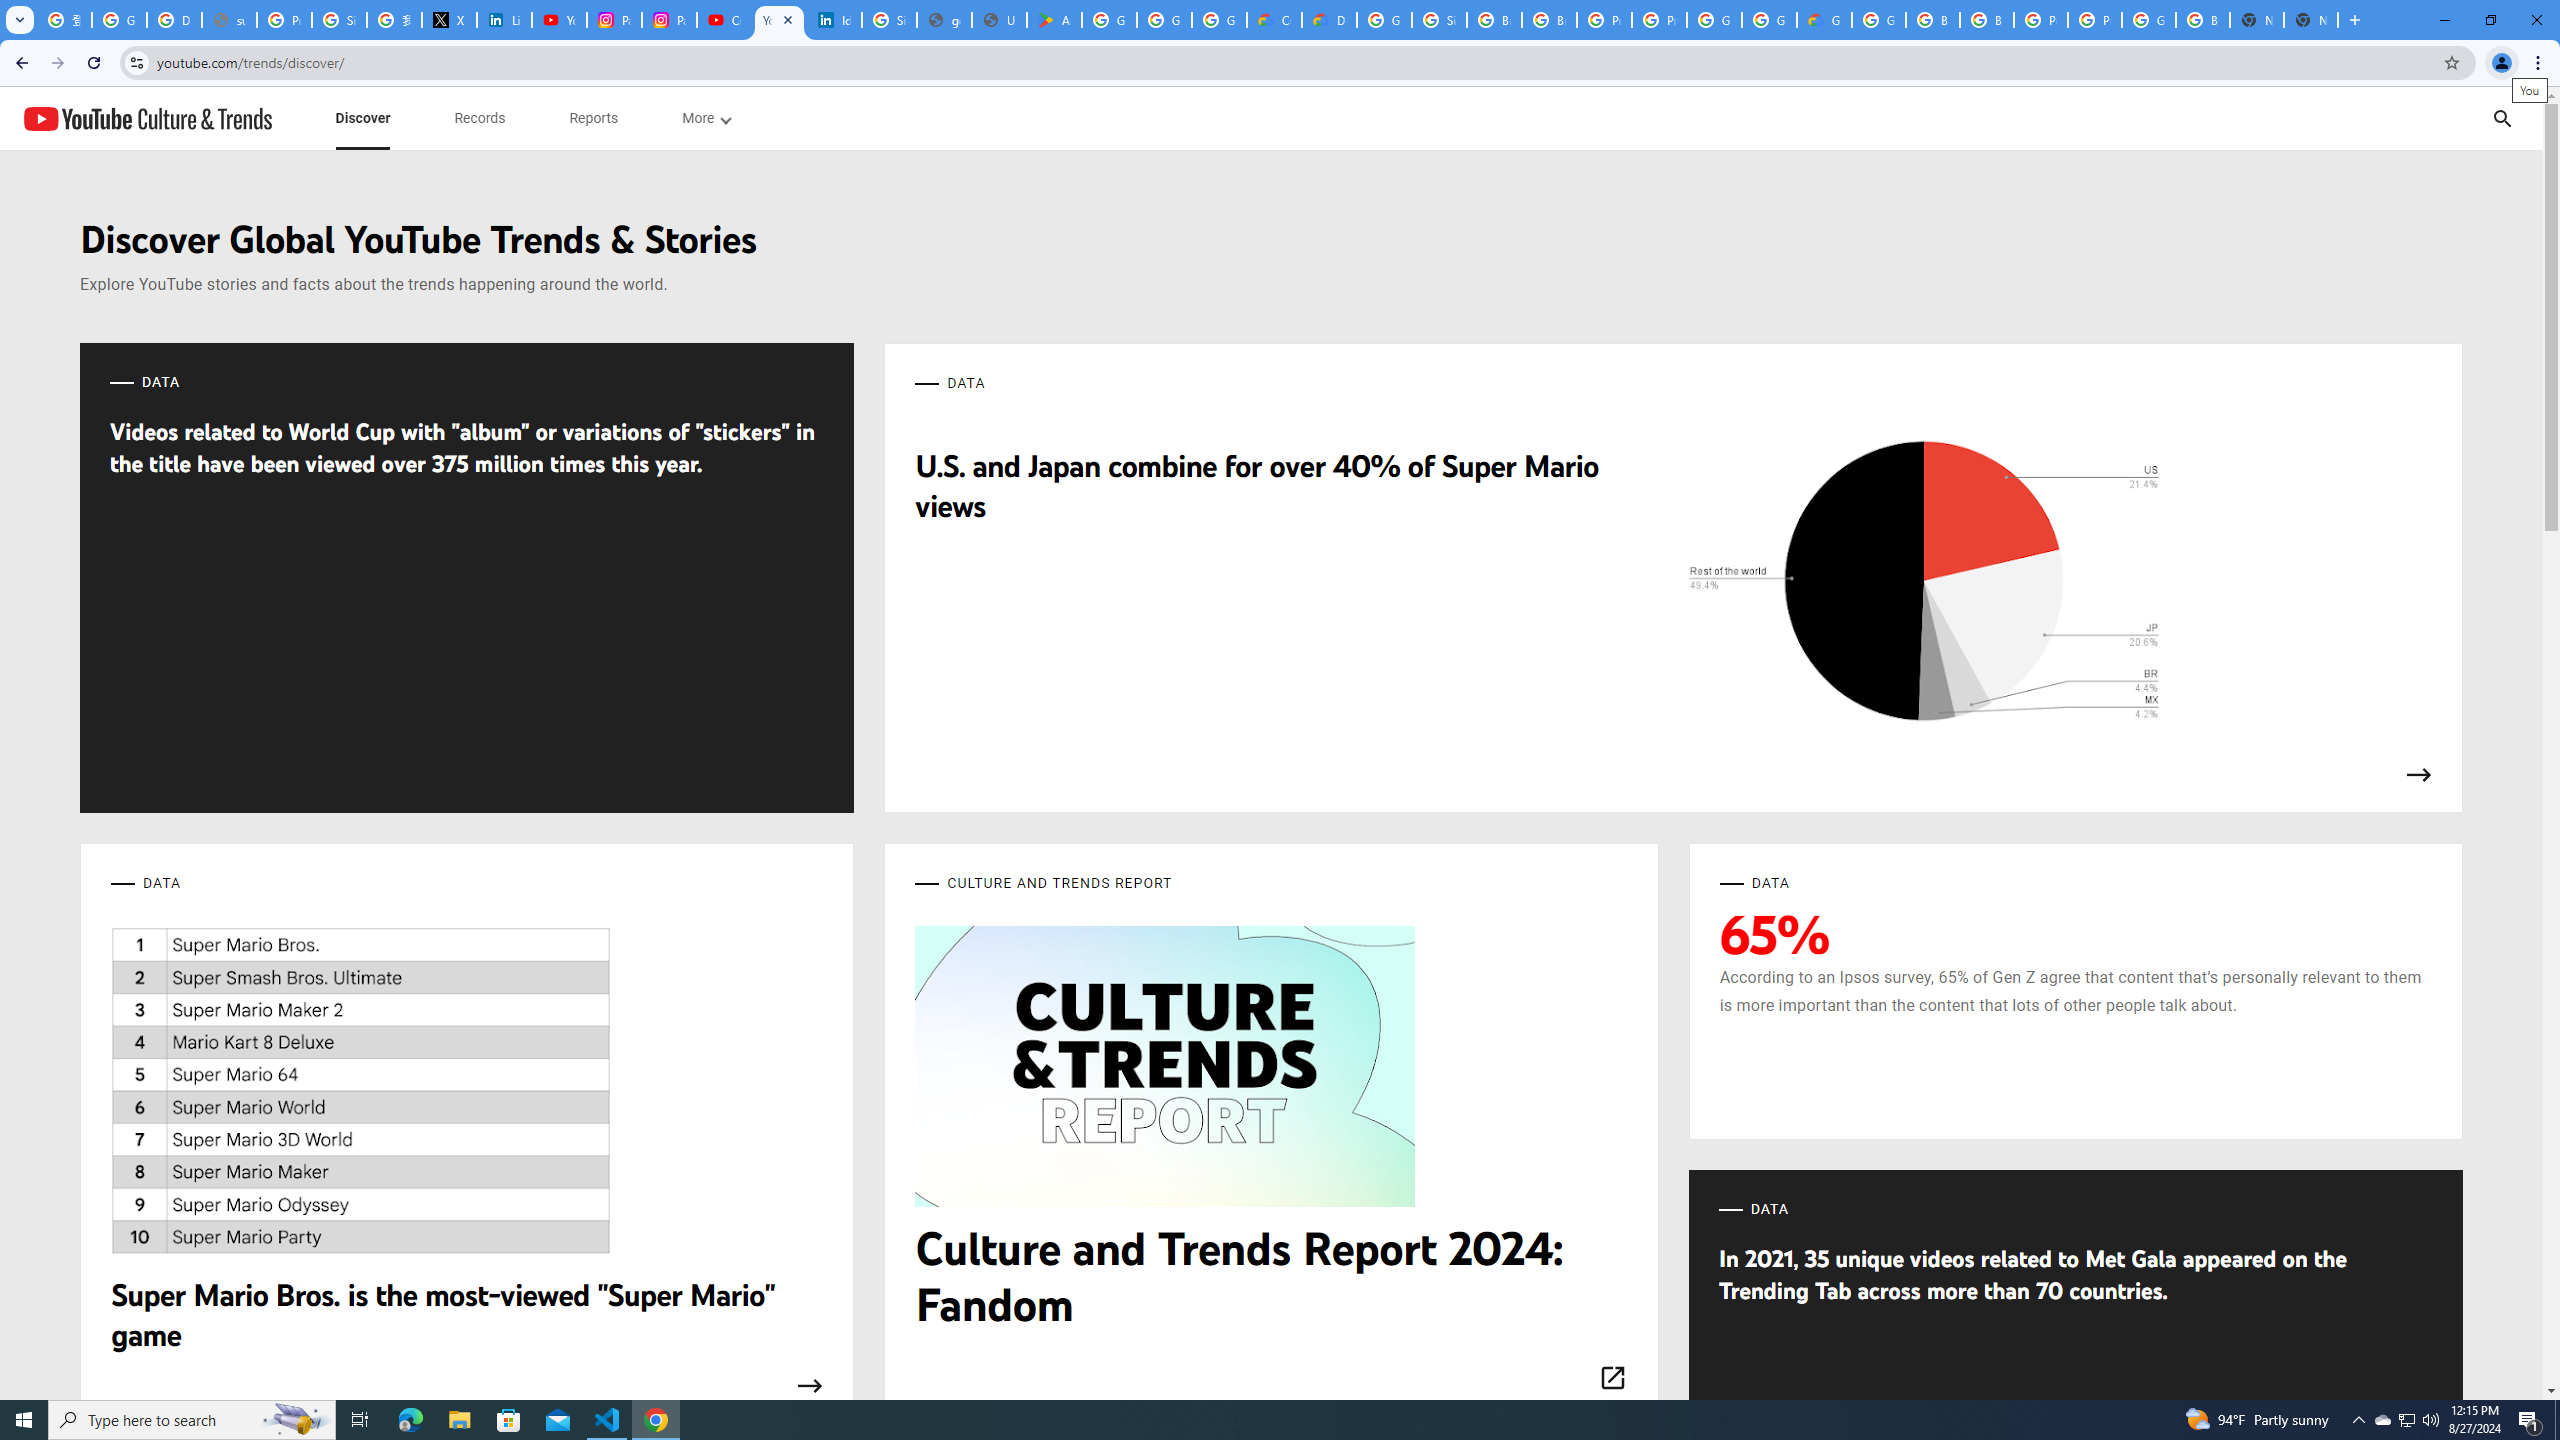  Describe the element at coordinates (1712, 19) in the screenshot. I see `'Google Cloud Platform'` at that location.